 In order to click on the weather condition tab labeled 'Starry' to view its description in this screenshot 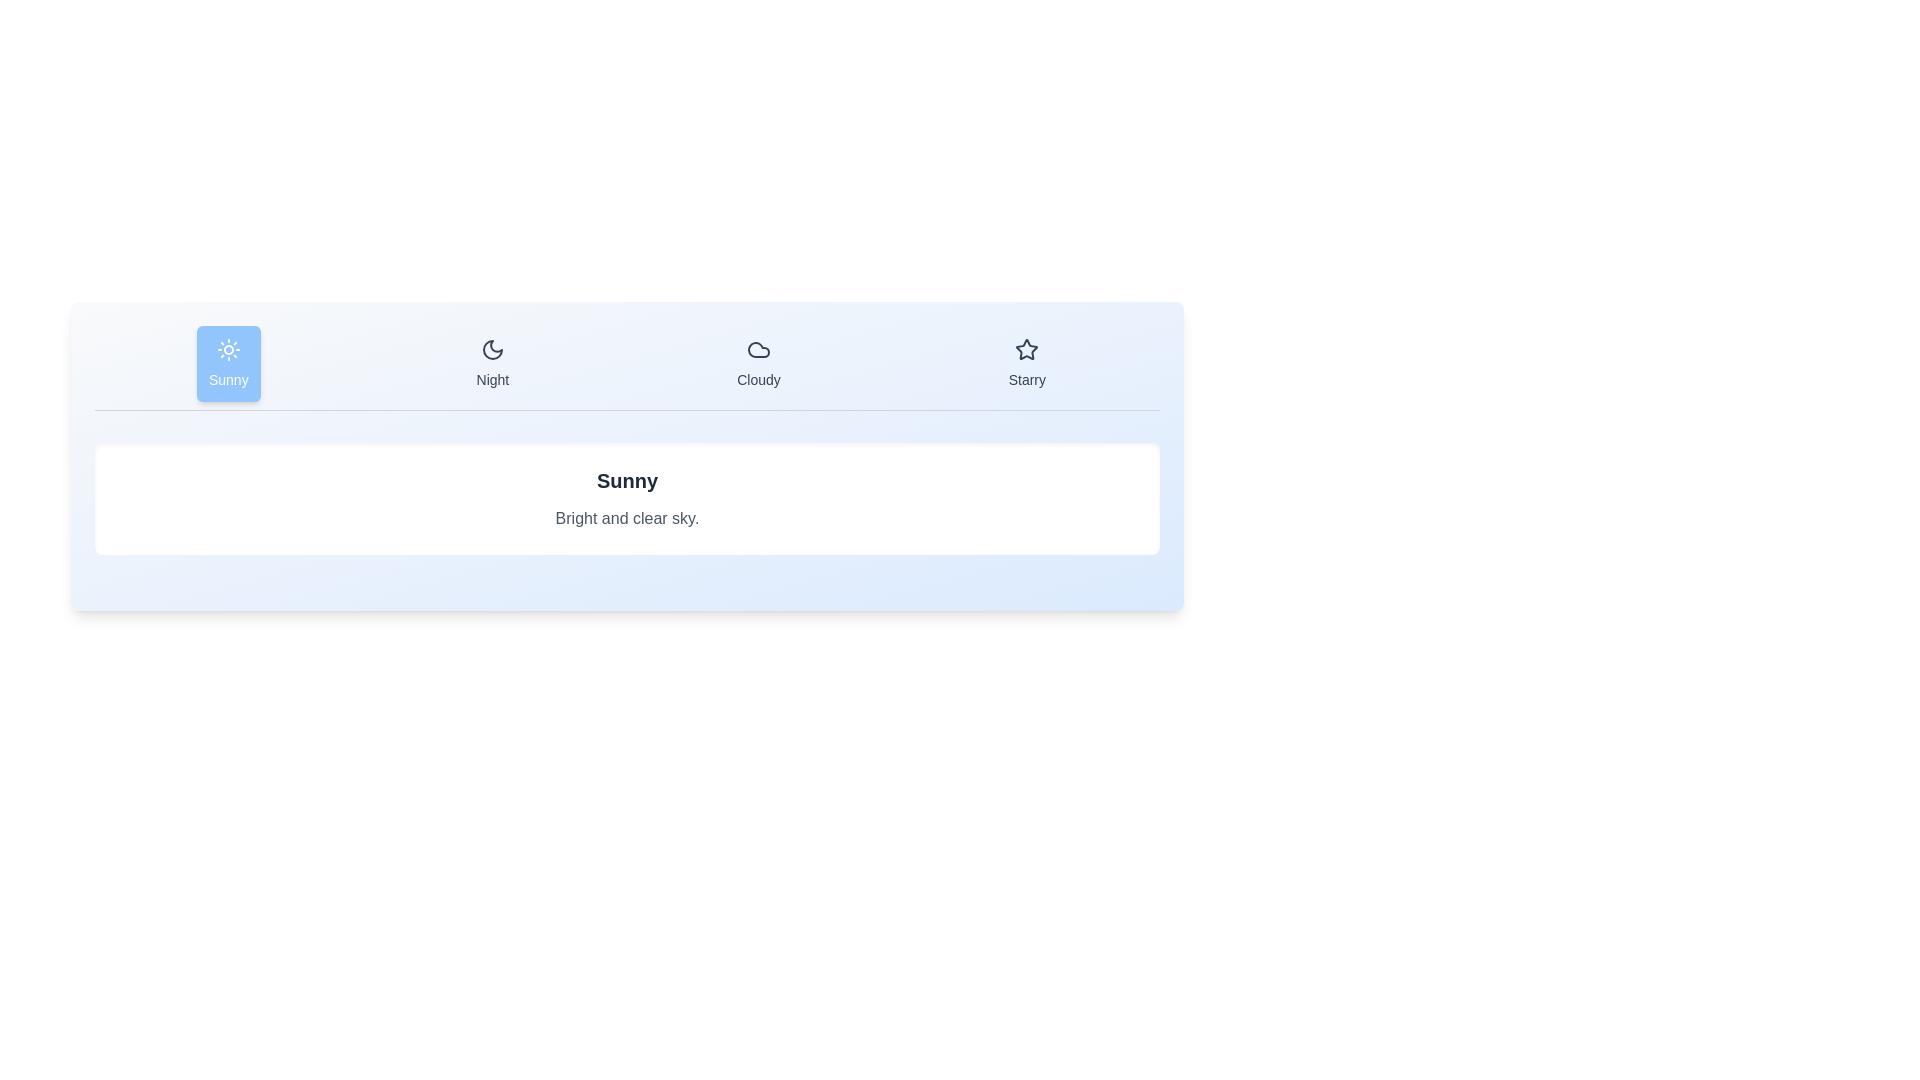, I will do `click(1027, 363)`.